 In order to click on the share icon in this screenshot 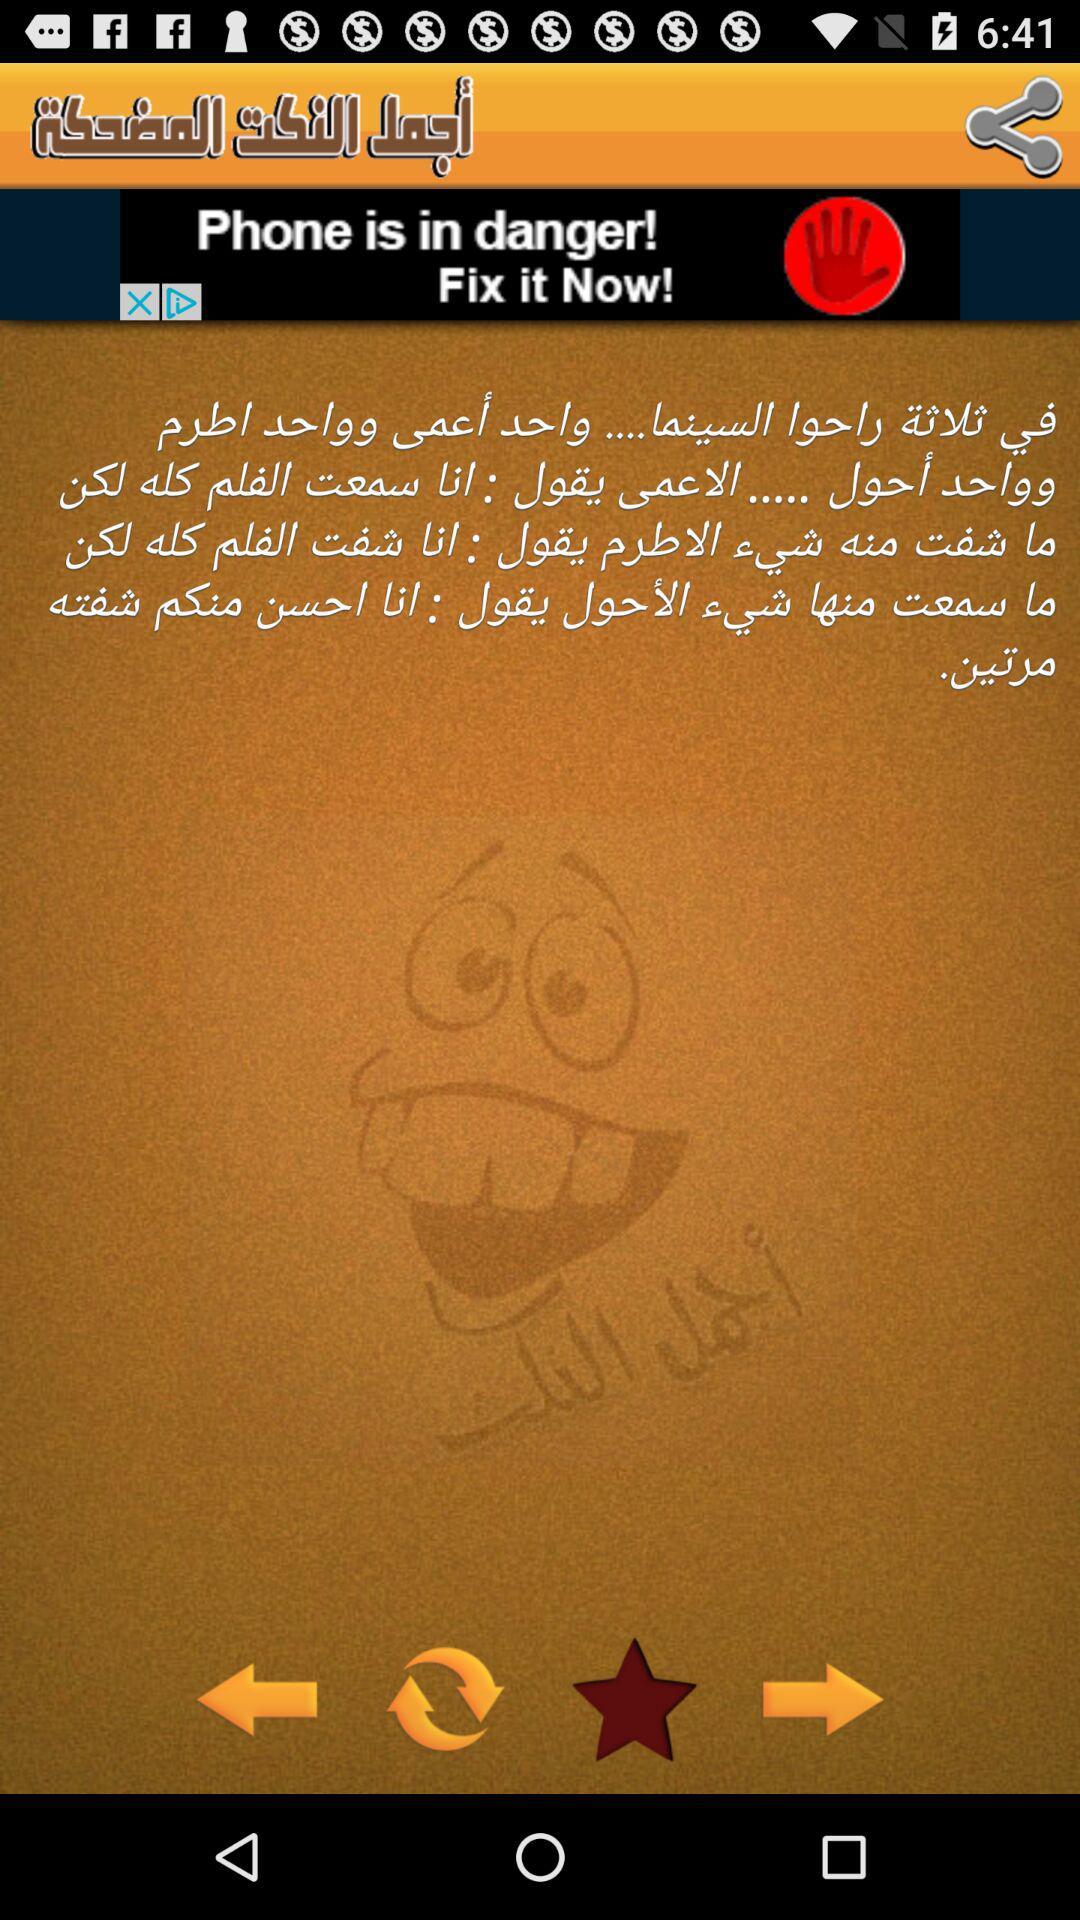, I will do `click(1014, 133)`.